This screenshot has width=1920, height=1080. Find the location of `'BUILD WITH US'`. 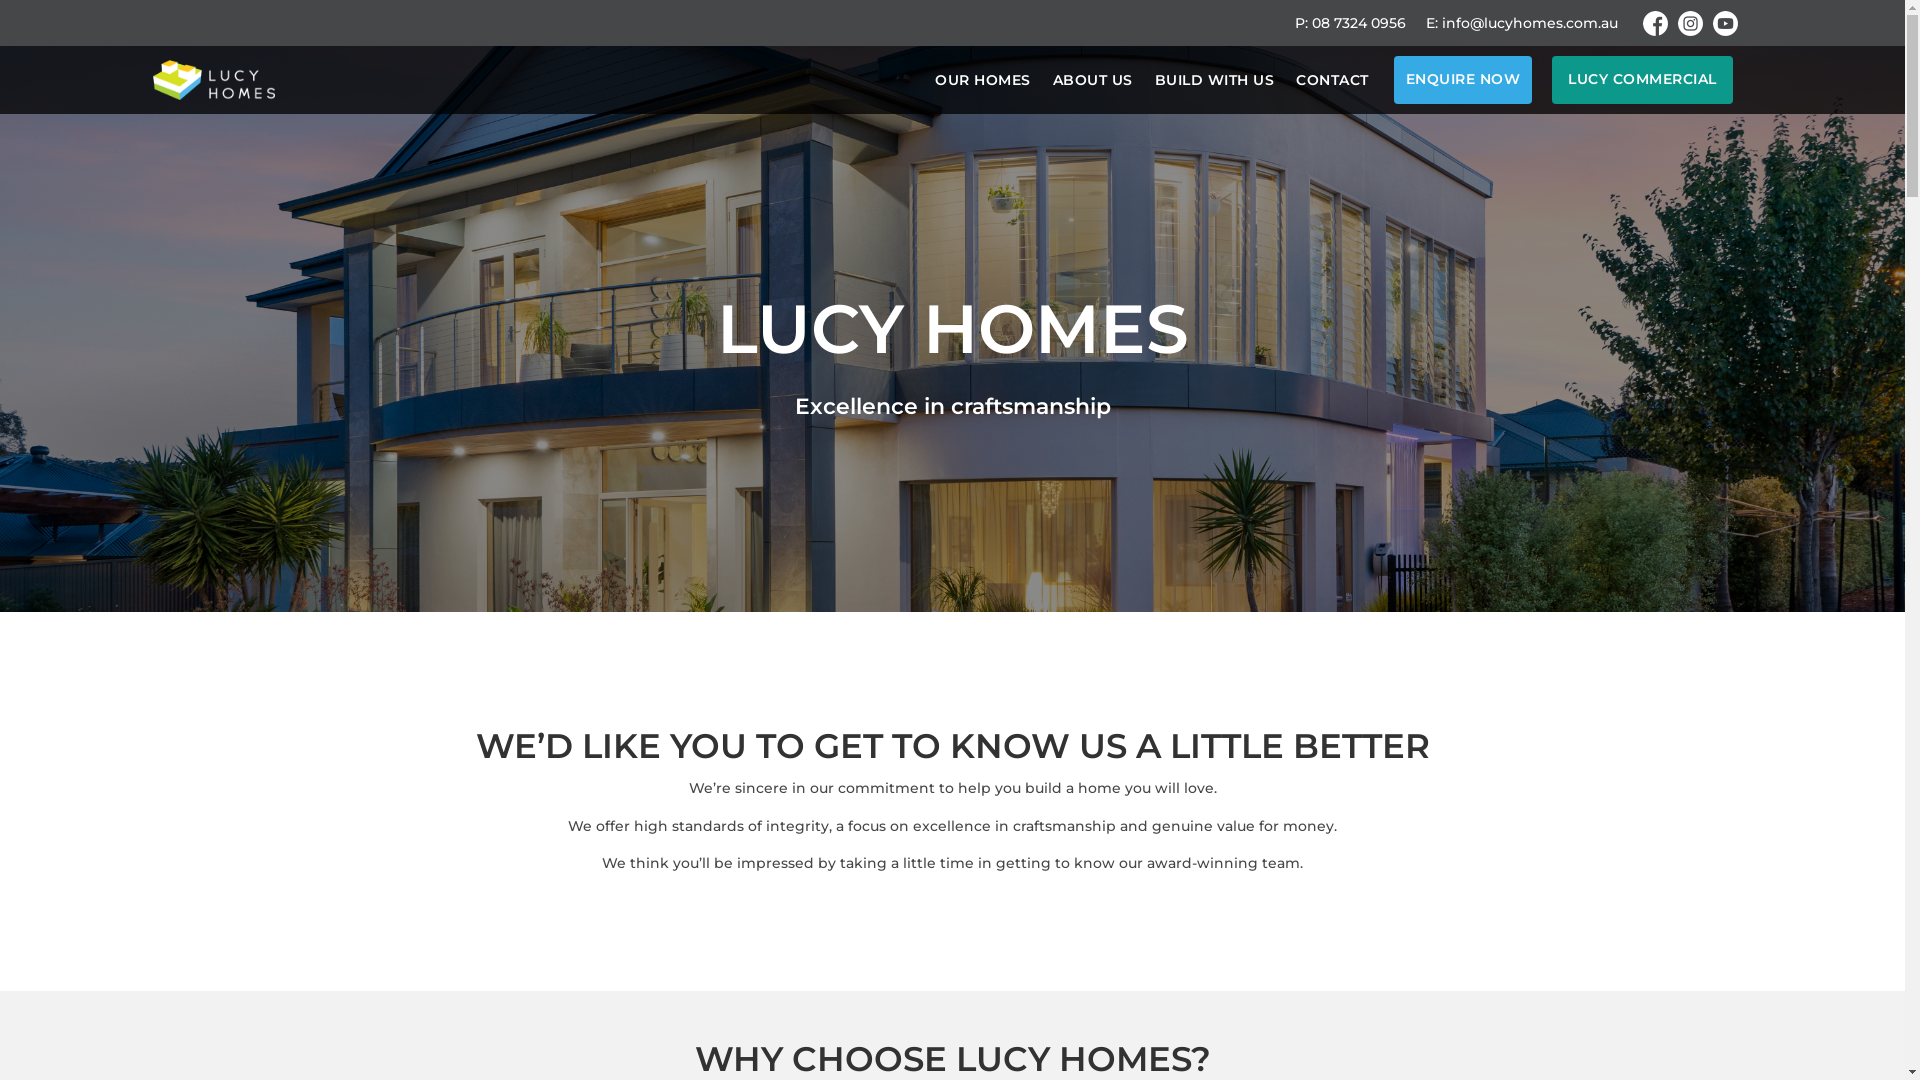

'BUILD WITH US' is located at coordinates (1213, 79).